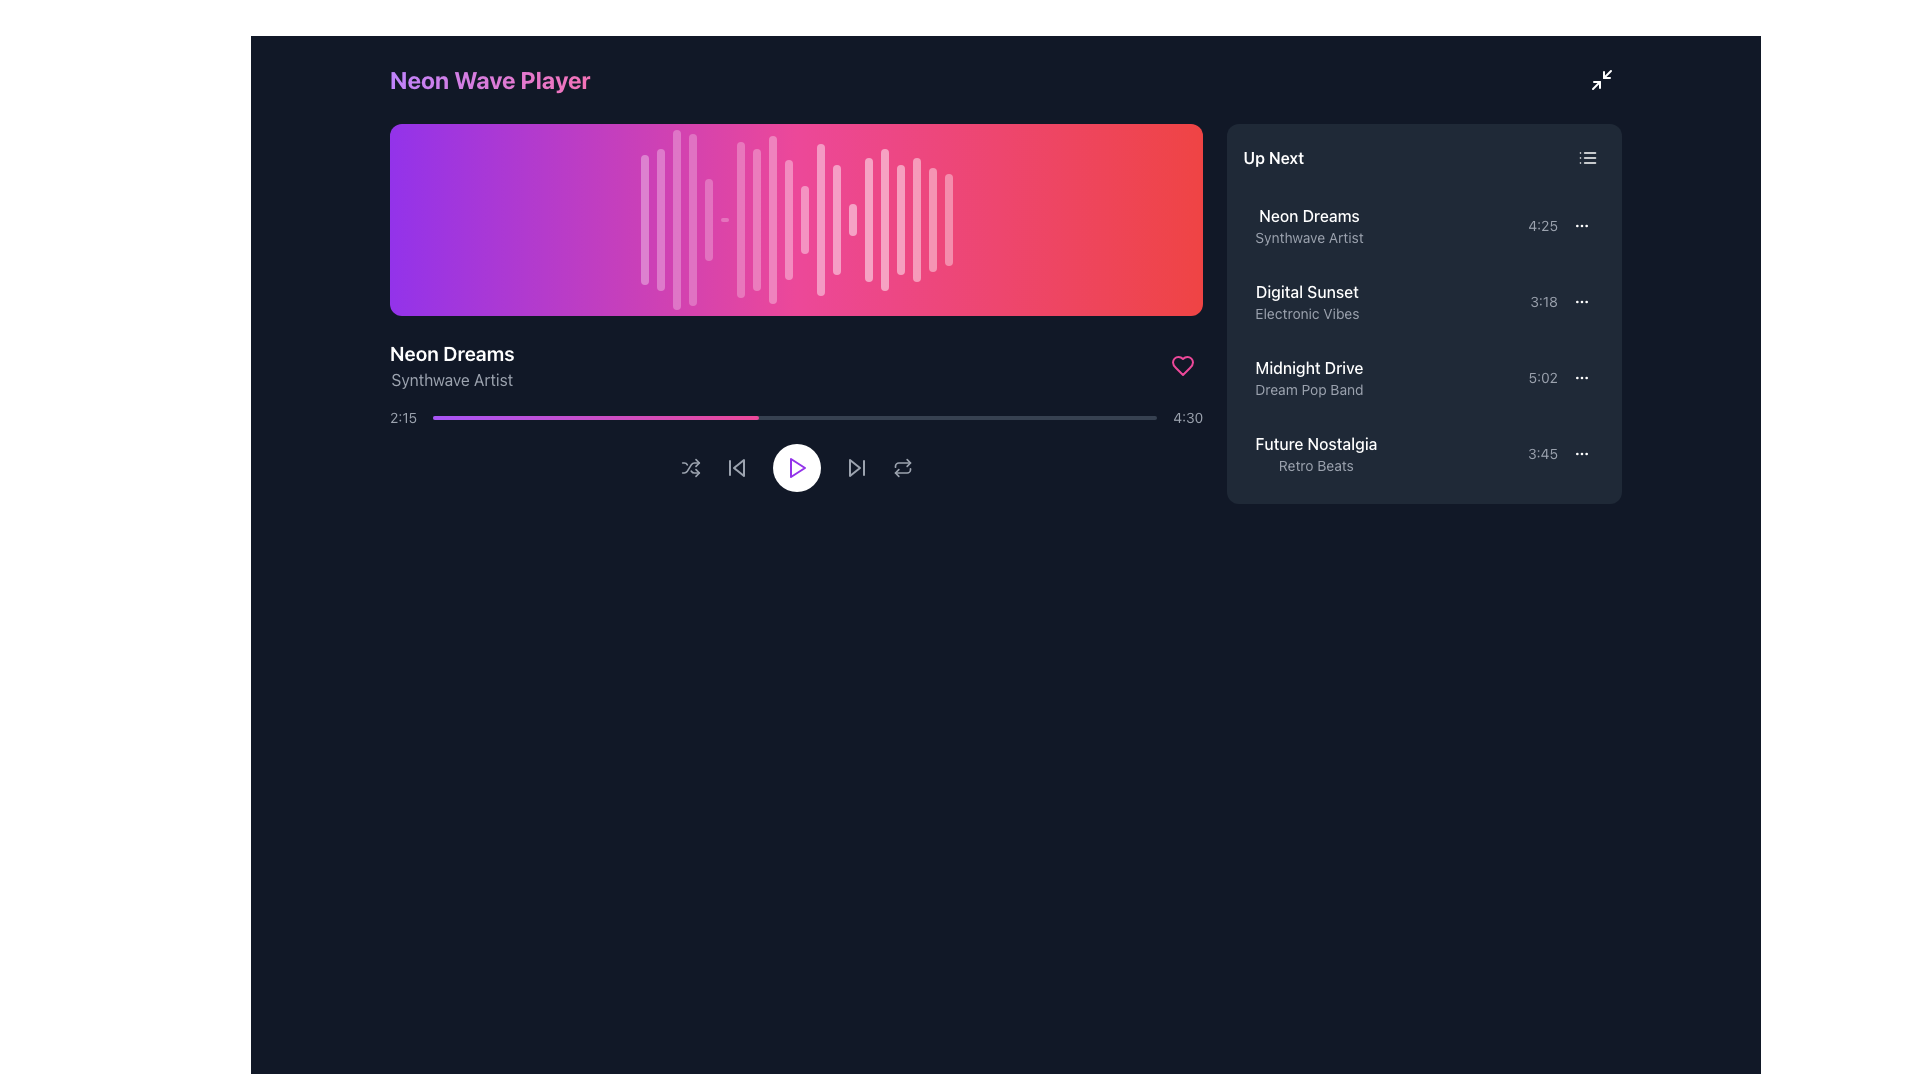 This screenshot has height=1080, width=1920. Describe the element at coordinates (1543, 301) in the screenshot. I see `the time indicator text label for the 'Digital Sunset' track in the 'Up Next' section, located to the right side of the entry before the ellipsis icon` at that location.